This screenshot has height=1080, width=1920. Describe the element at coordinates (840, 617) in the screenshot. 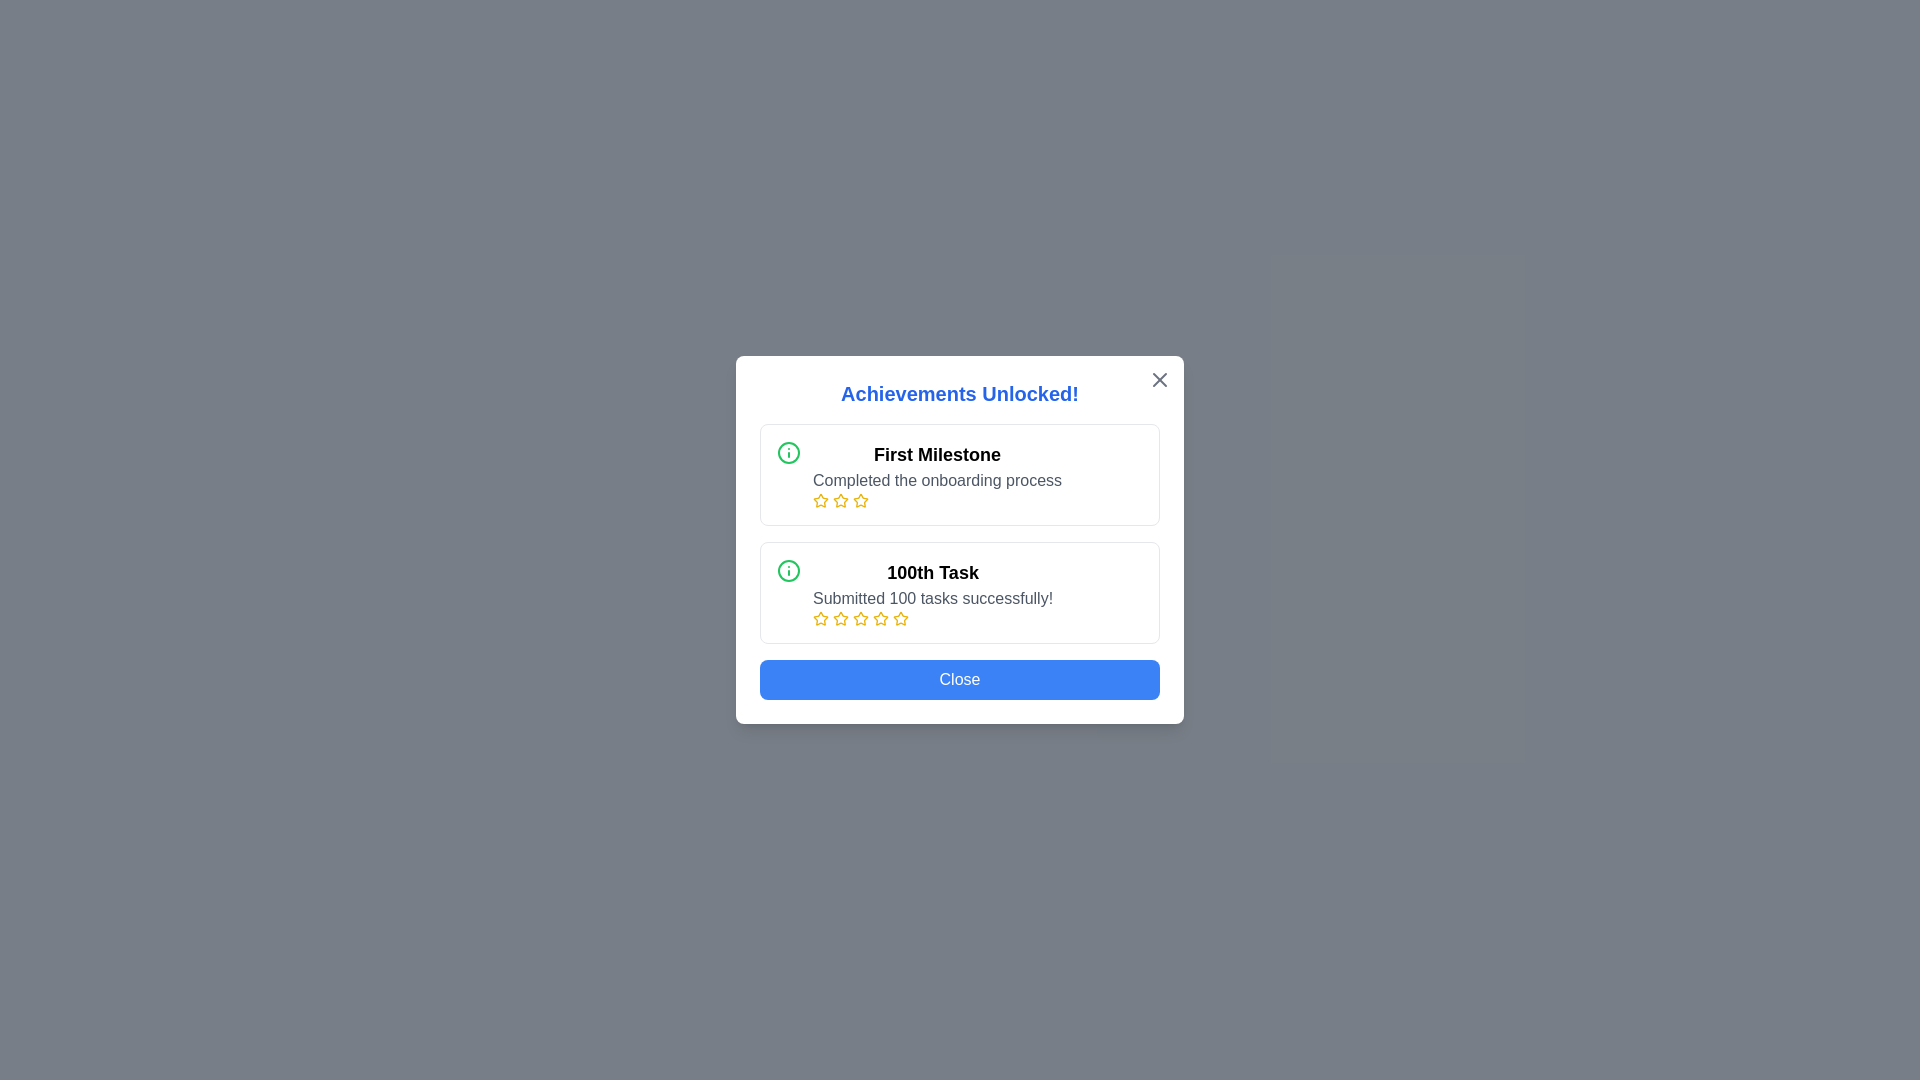

I see `the third star icon in the horizontal row of five stars located under the '100th Task' achievement description in the modal-style achievement popup` at that location.